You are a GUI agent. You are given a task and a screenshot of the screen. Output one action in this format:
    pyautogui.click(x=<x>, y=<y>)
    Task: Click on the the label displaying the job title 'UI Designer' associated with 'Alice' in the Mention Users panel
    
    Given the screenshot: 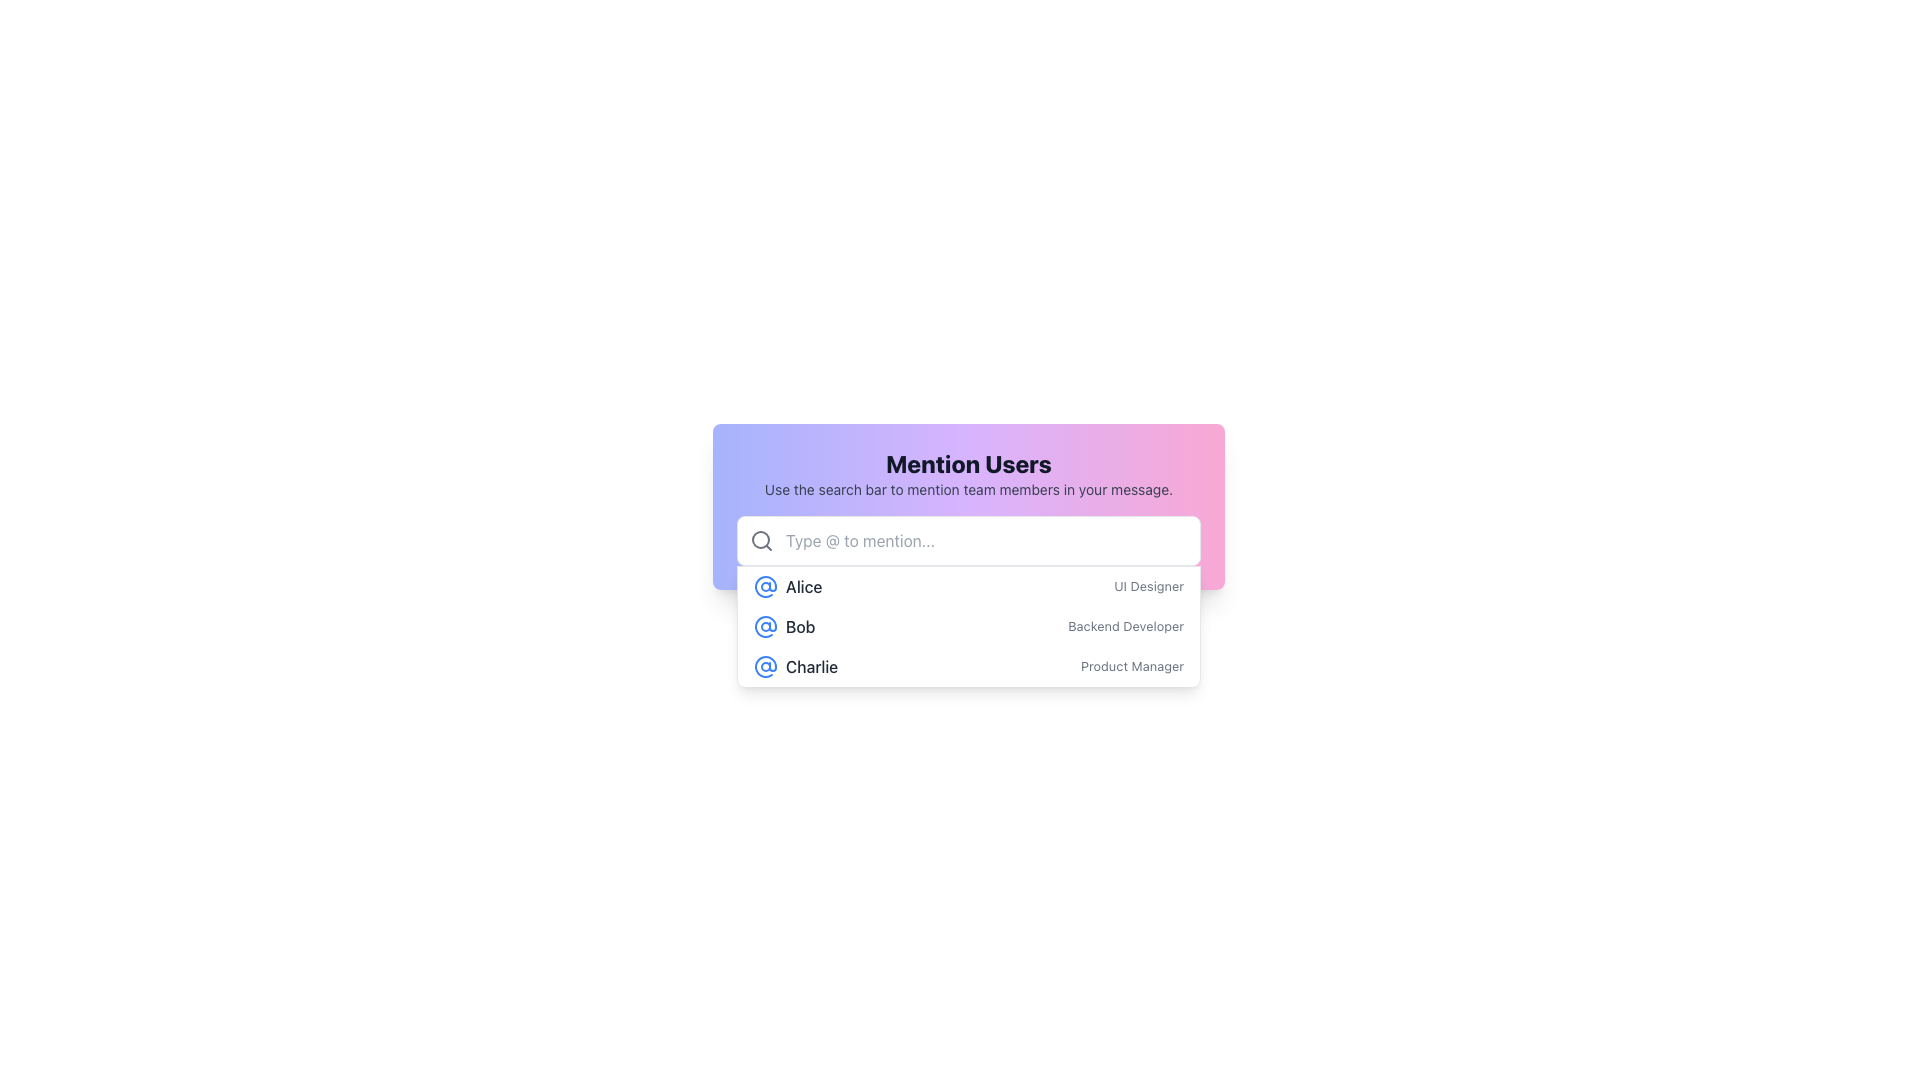 What is the action you would take?
    pyautogui.click(x=1149, y=585)
    